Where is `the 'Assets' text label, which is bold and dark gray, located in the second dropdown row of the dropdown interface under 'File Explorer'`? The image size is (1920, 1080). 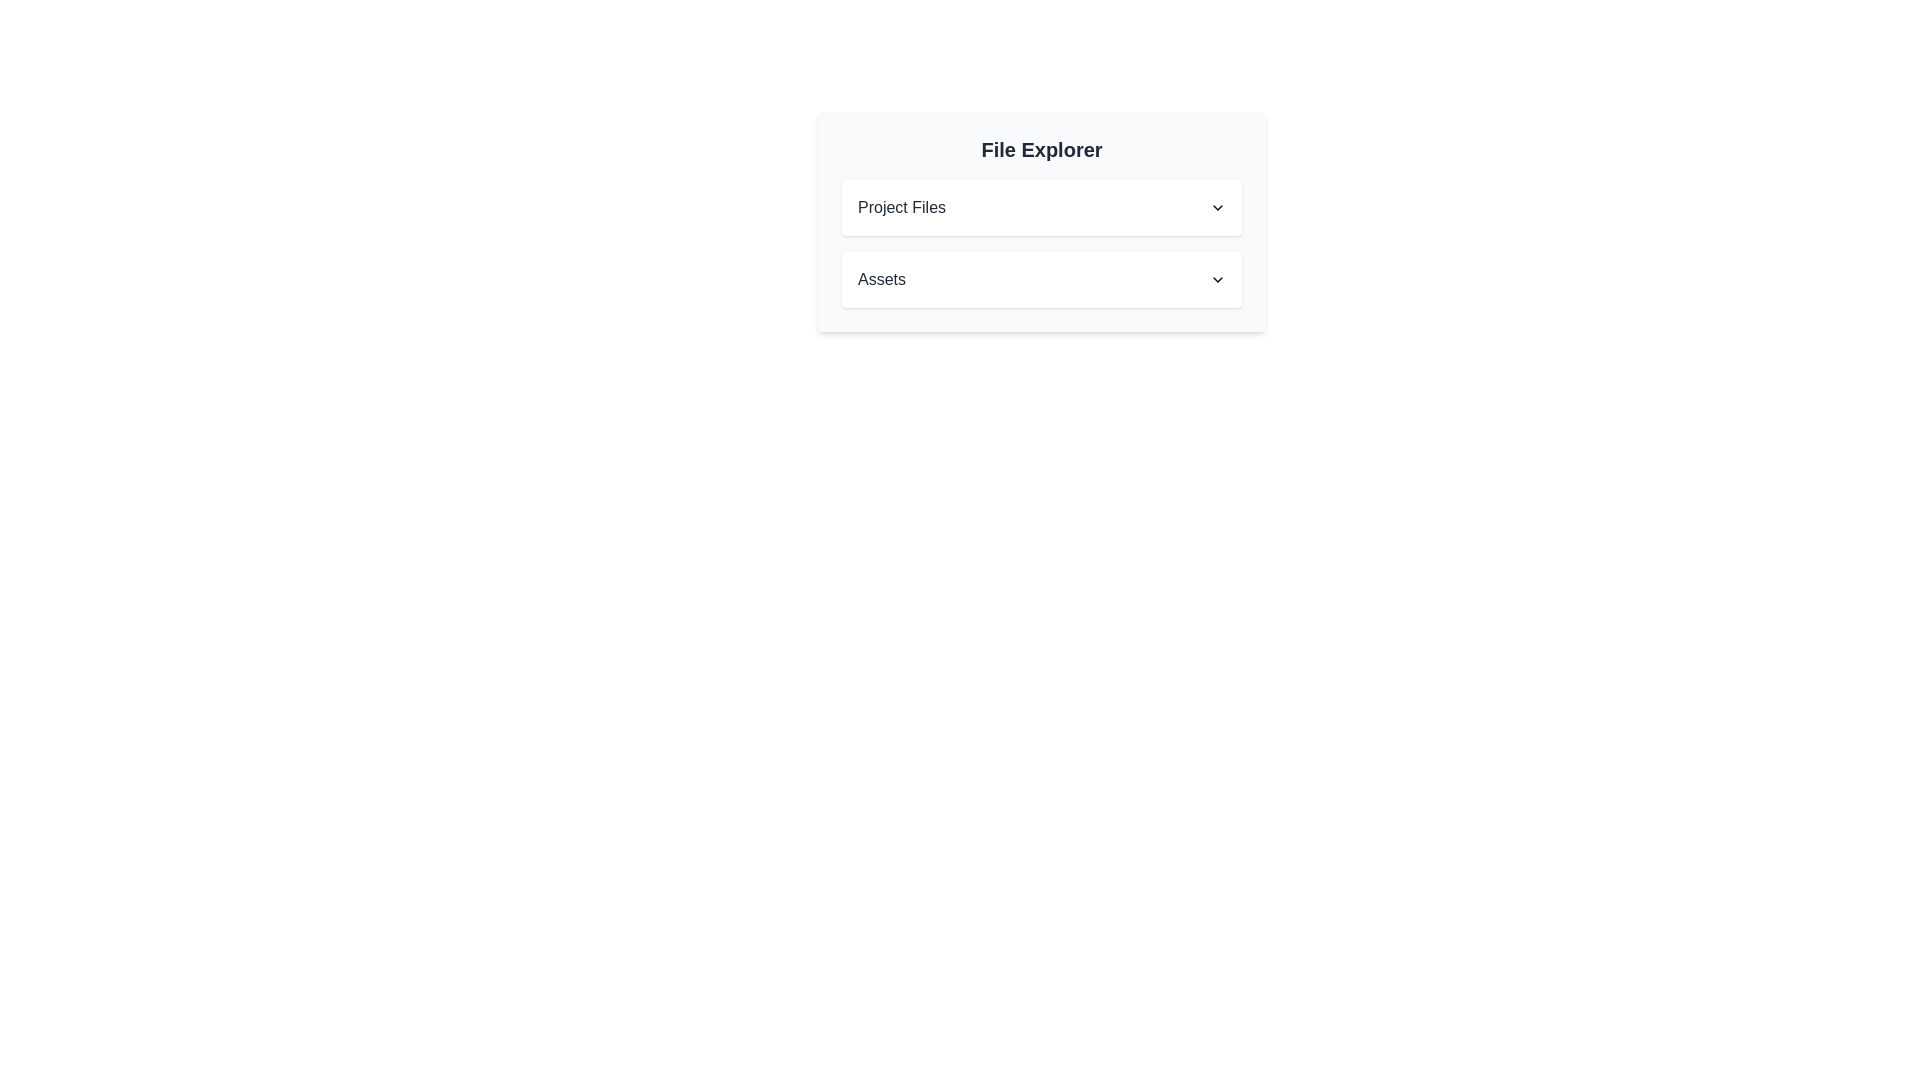
the 'Assets' text label, which is bold and dark gray, located in the second dropdown row of the dropdown interface under 'File Explorer' is located at coordinates (881, 280).